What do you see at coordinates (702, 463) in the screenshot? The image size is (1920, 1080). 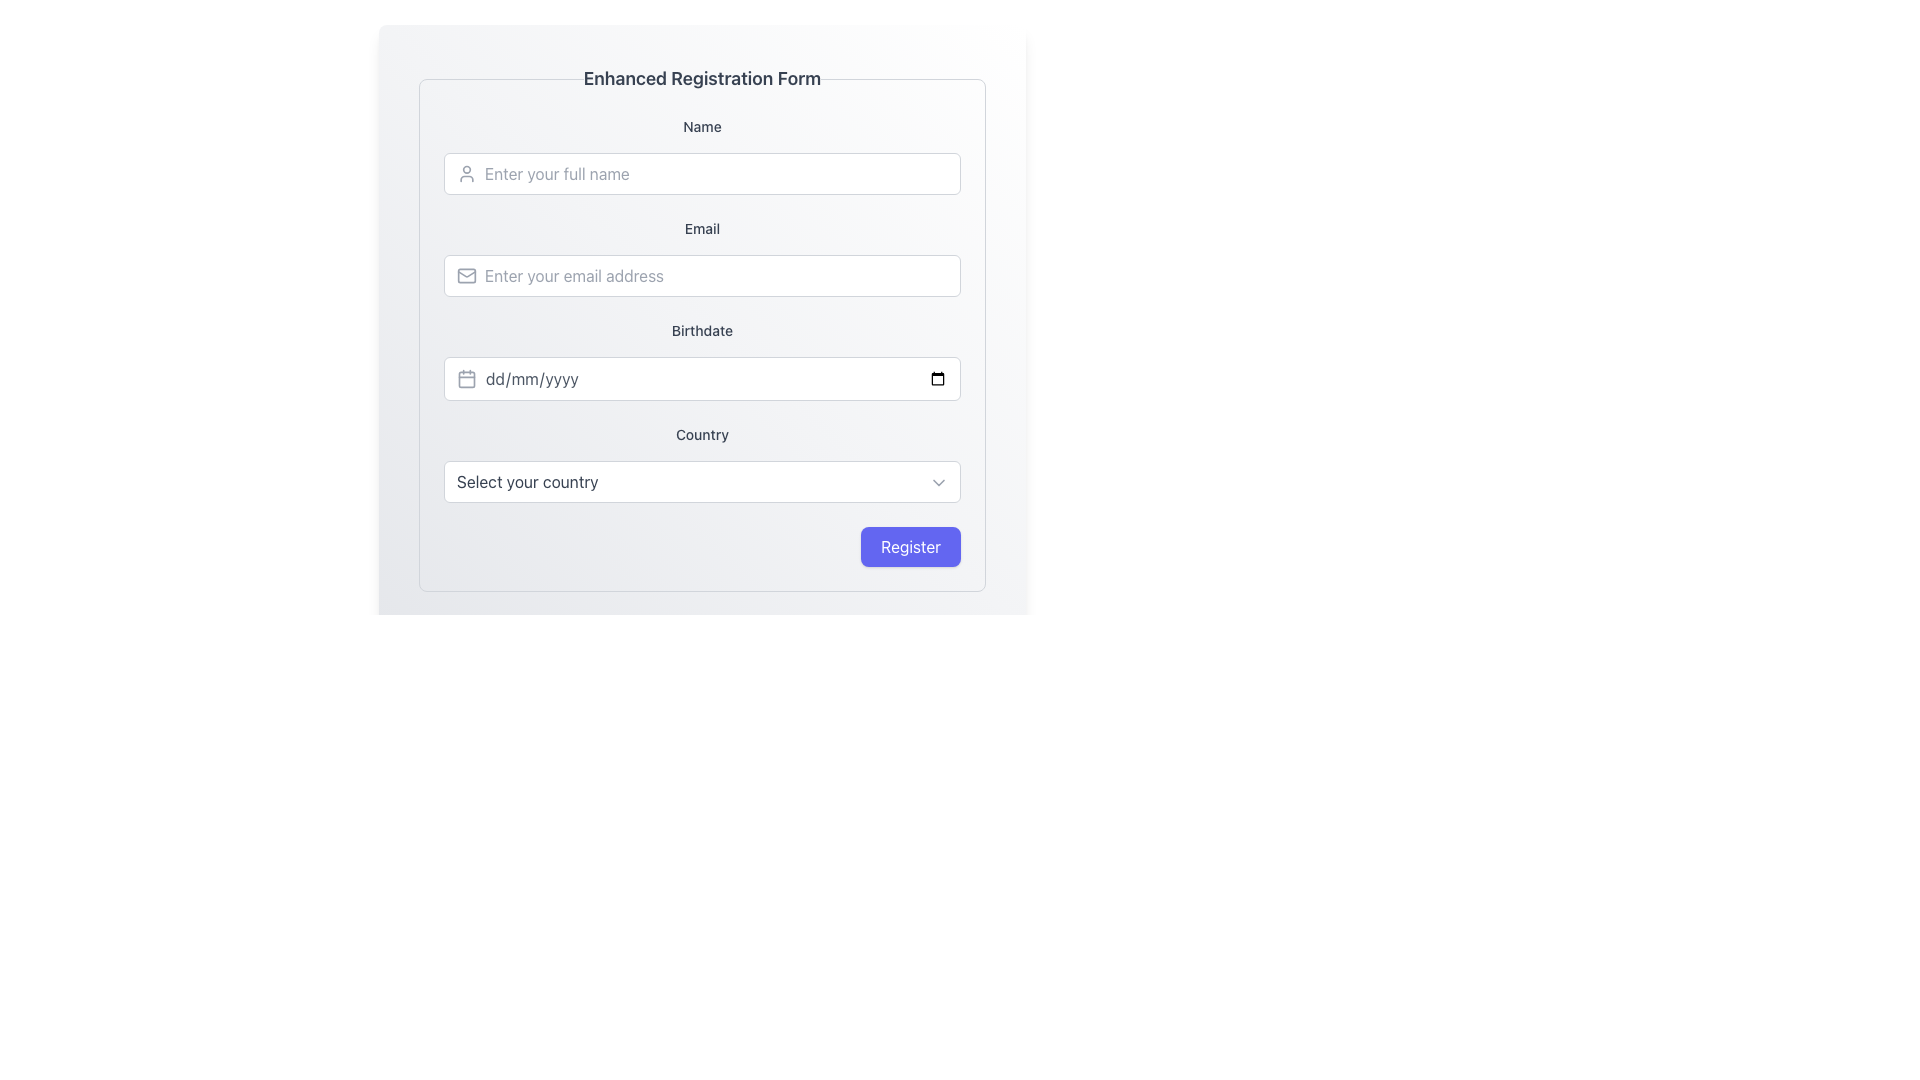 I see `the dropdown menu for selecting a country in the Enhanced Registration Form, located below the Birthdate field` at bounding box center [702, 463].